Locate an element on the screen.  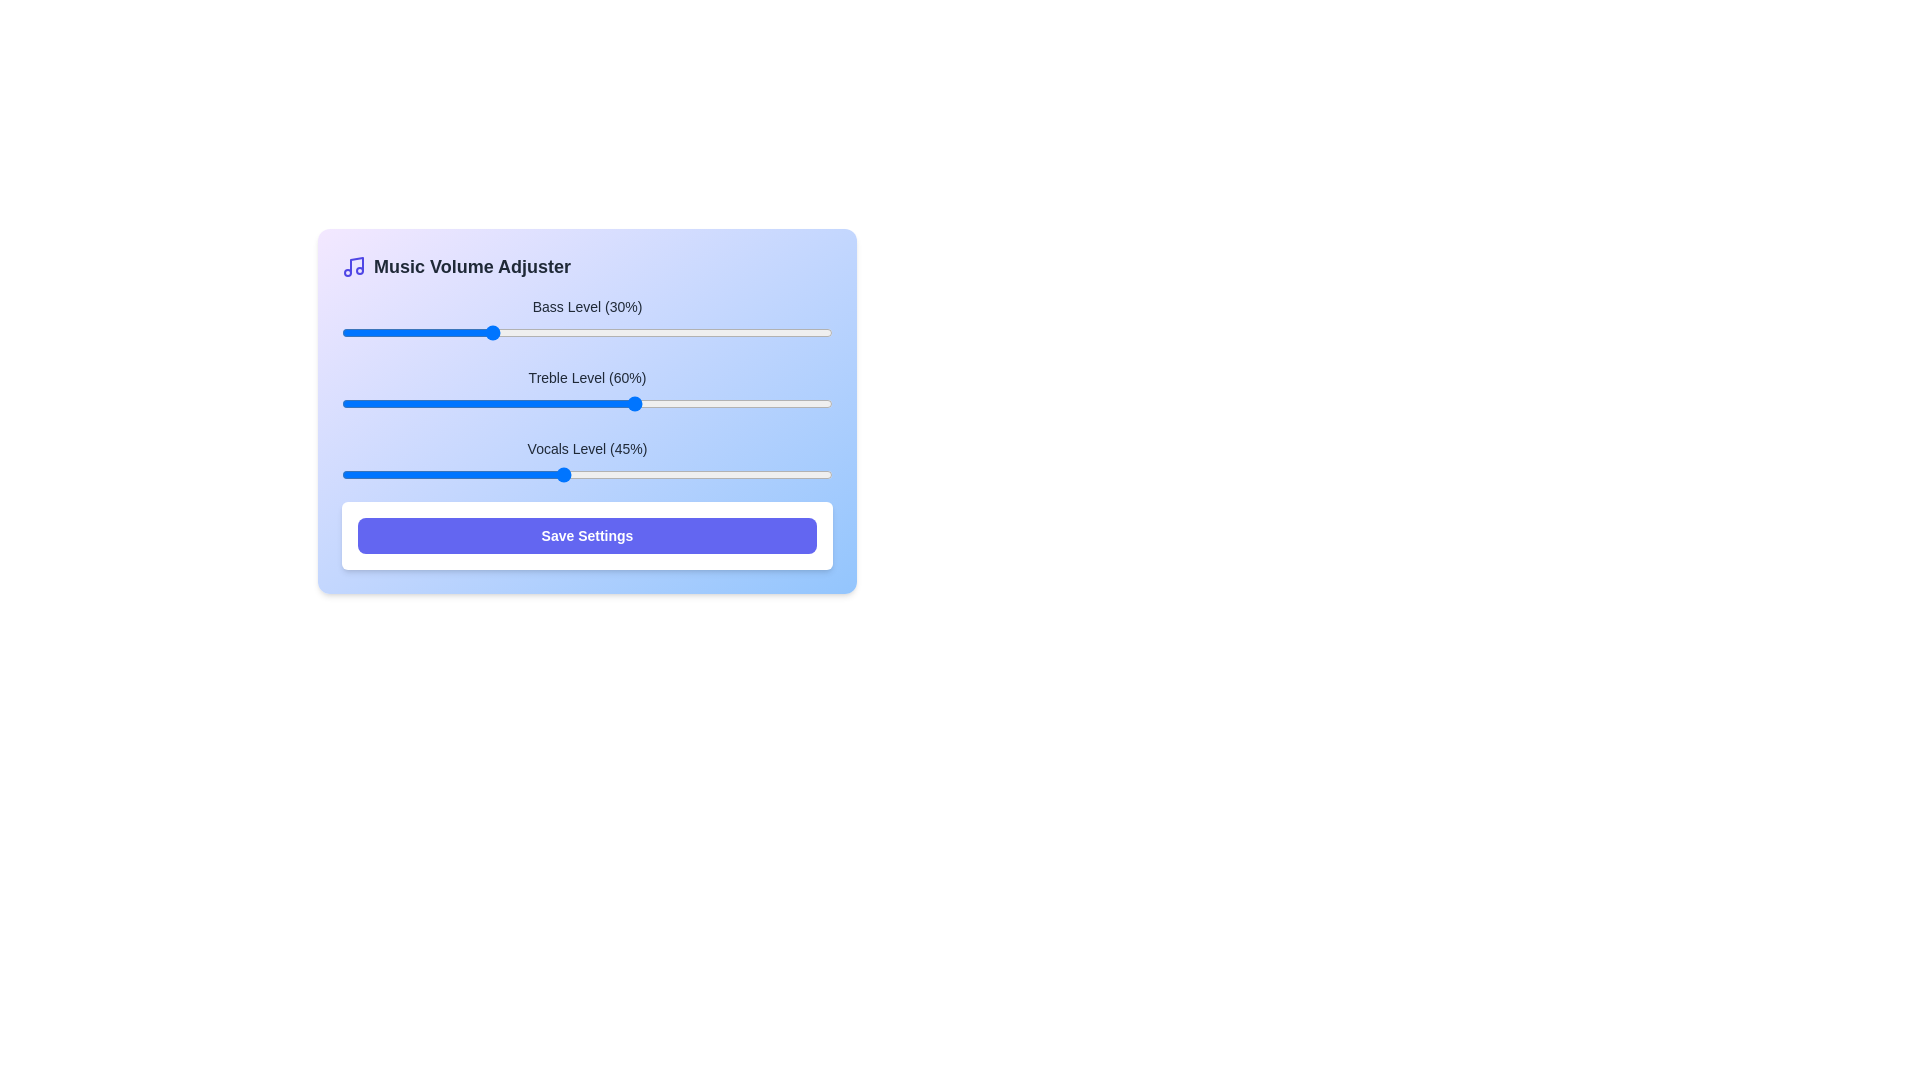
the blue thumb of the horizontal slider labeled 'Bass Level (30%)' is located at coordinates (586, 331).